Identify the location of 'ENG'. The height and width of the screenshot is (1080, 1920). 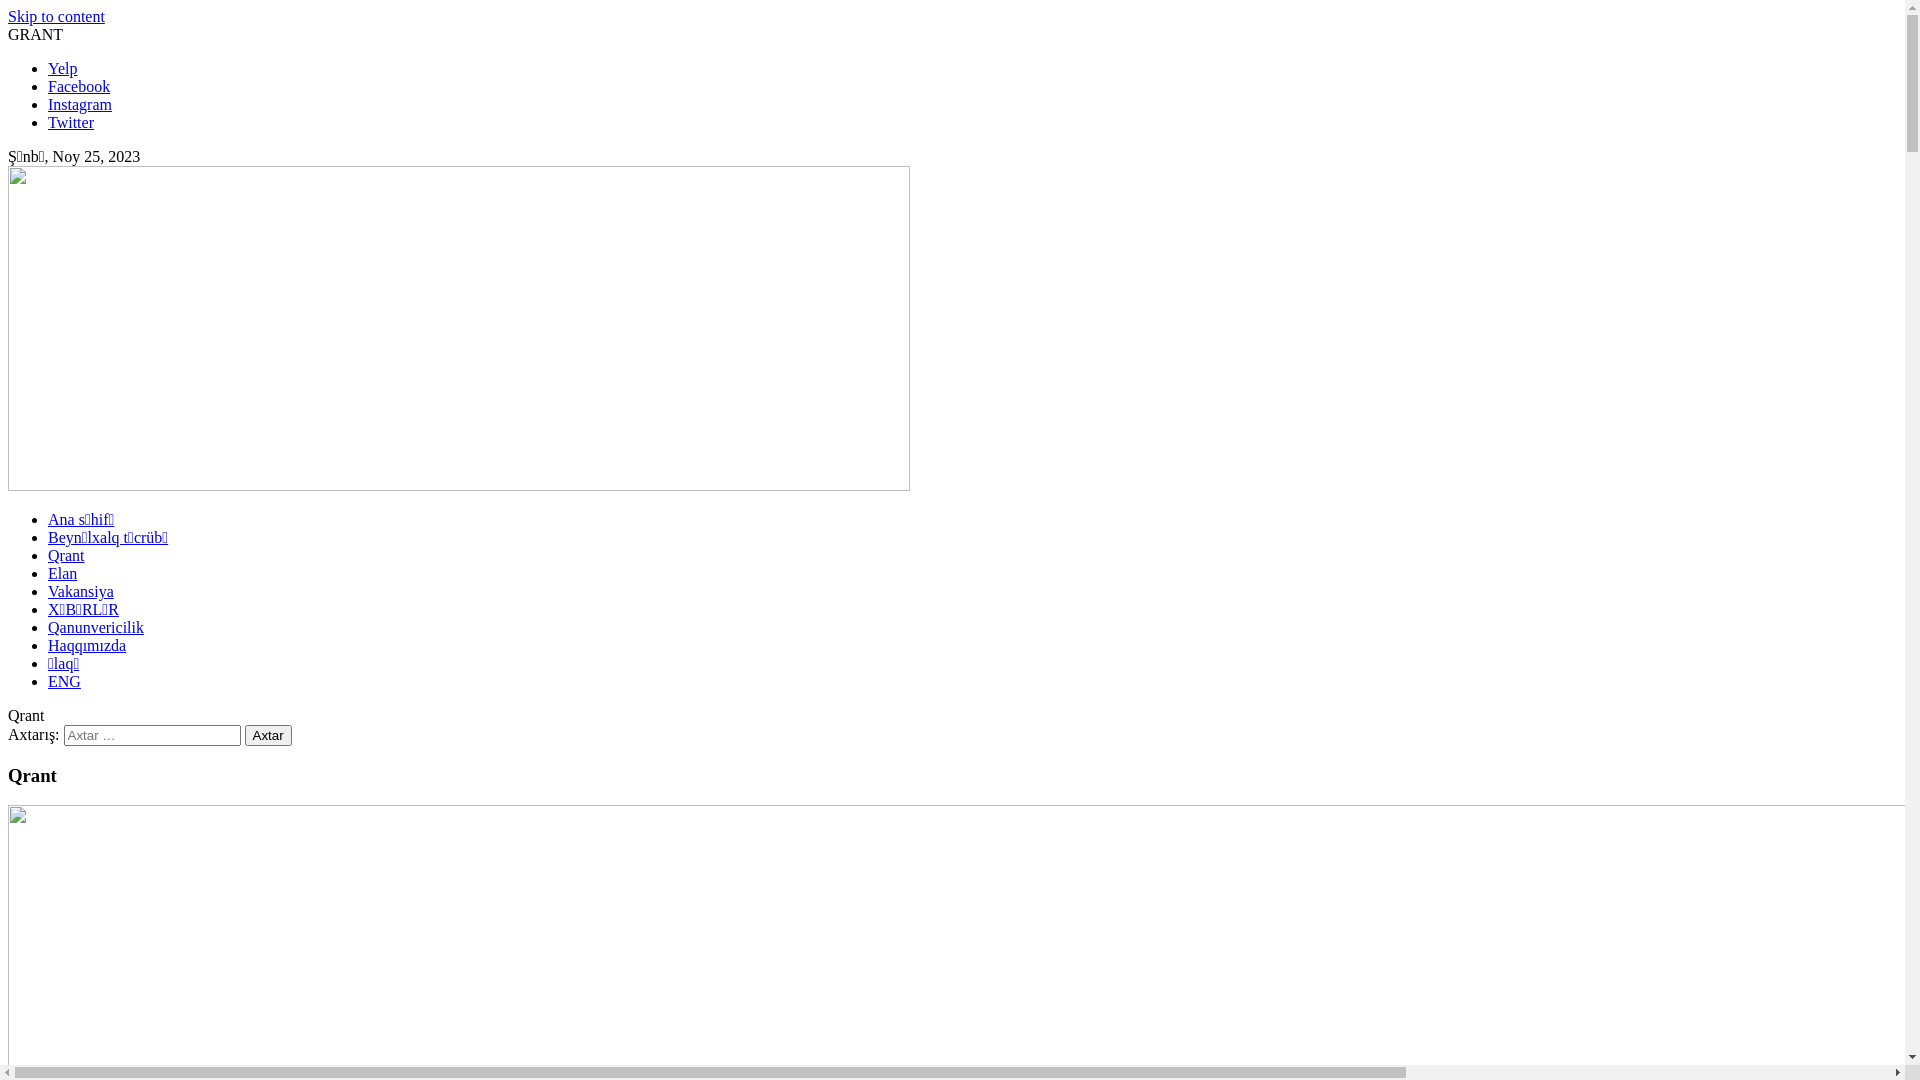
(64, 680).